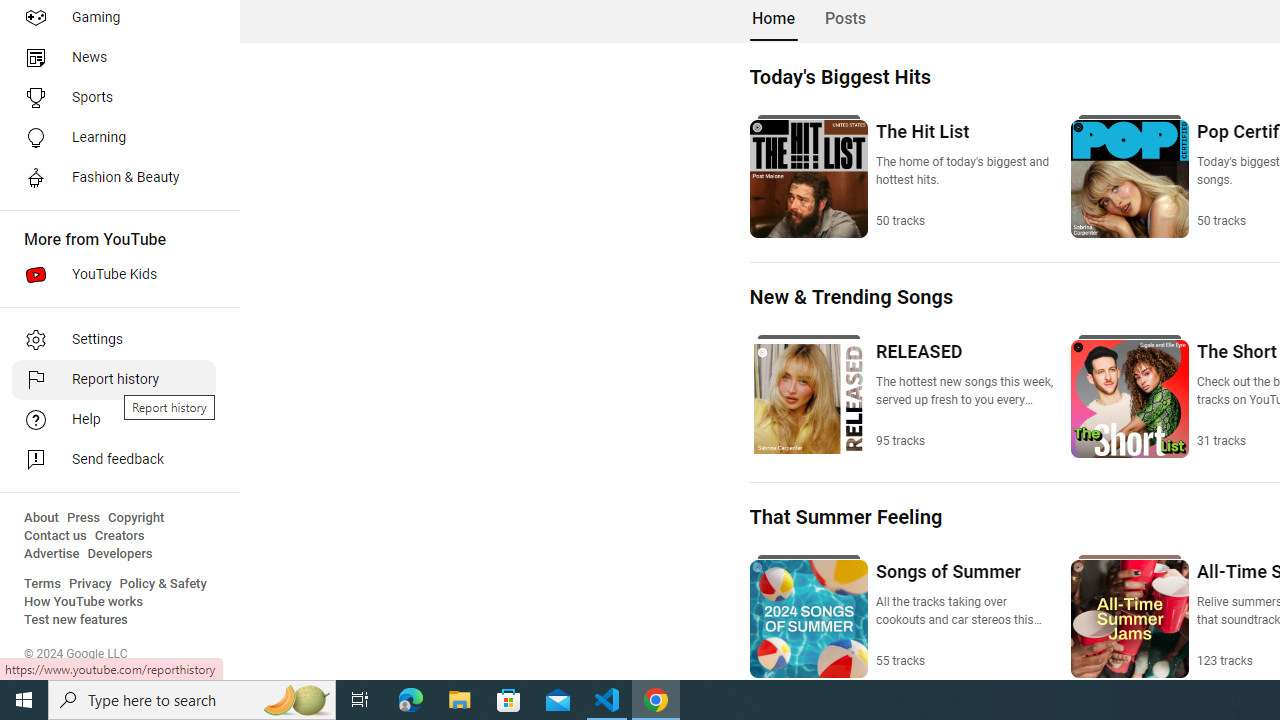 The image size is (1280, 720). Describe the element at coordinates (112, 97) in the screenshot. I see `'Sports'` at that location.